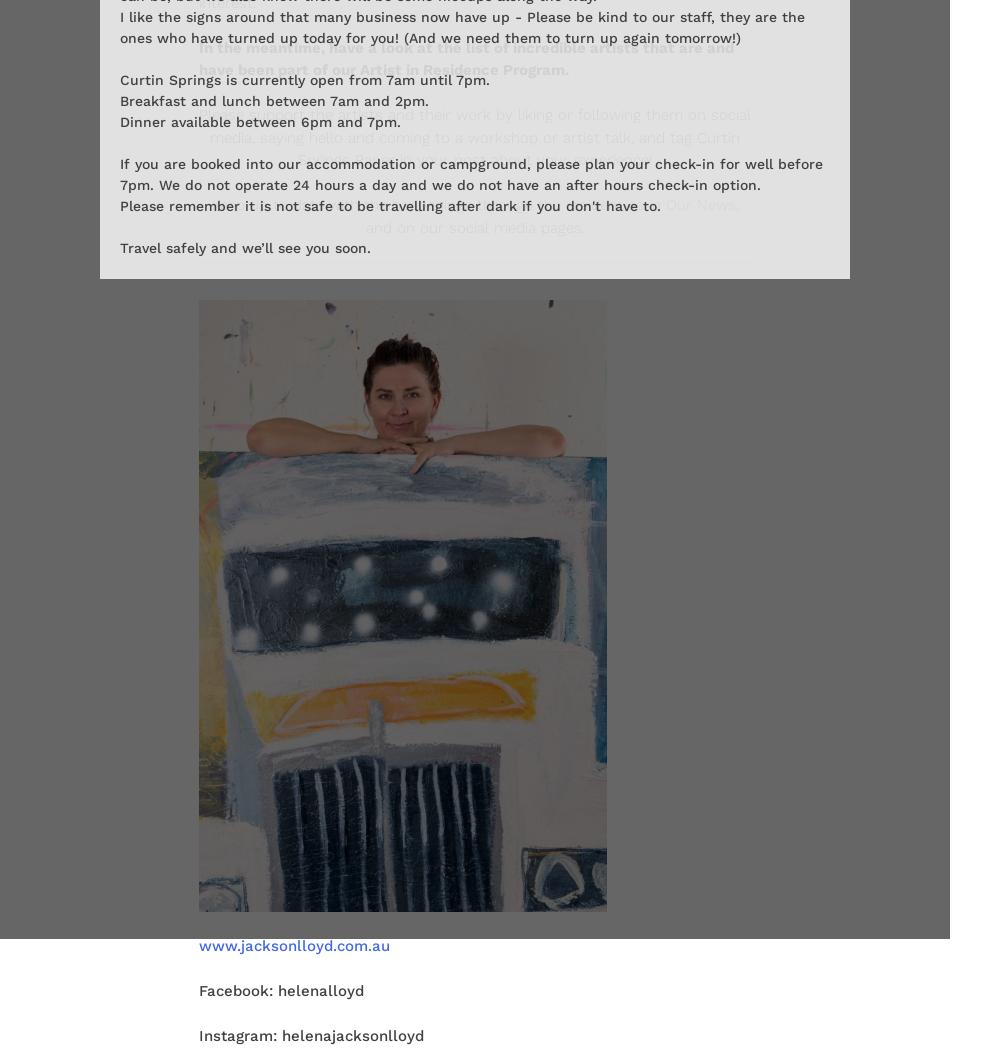  What do you see at coordinates (470, 174) in the screenshot?
I see `'If you are booked into our accommodation or campground, please plan your check-in for well before 7pm. We do not operate 24 hours a day and we do not have an after hours check-in option.'` at bounding box center [470, 174].